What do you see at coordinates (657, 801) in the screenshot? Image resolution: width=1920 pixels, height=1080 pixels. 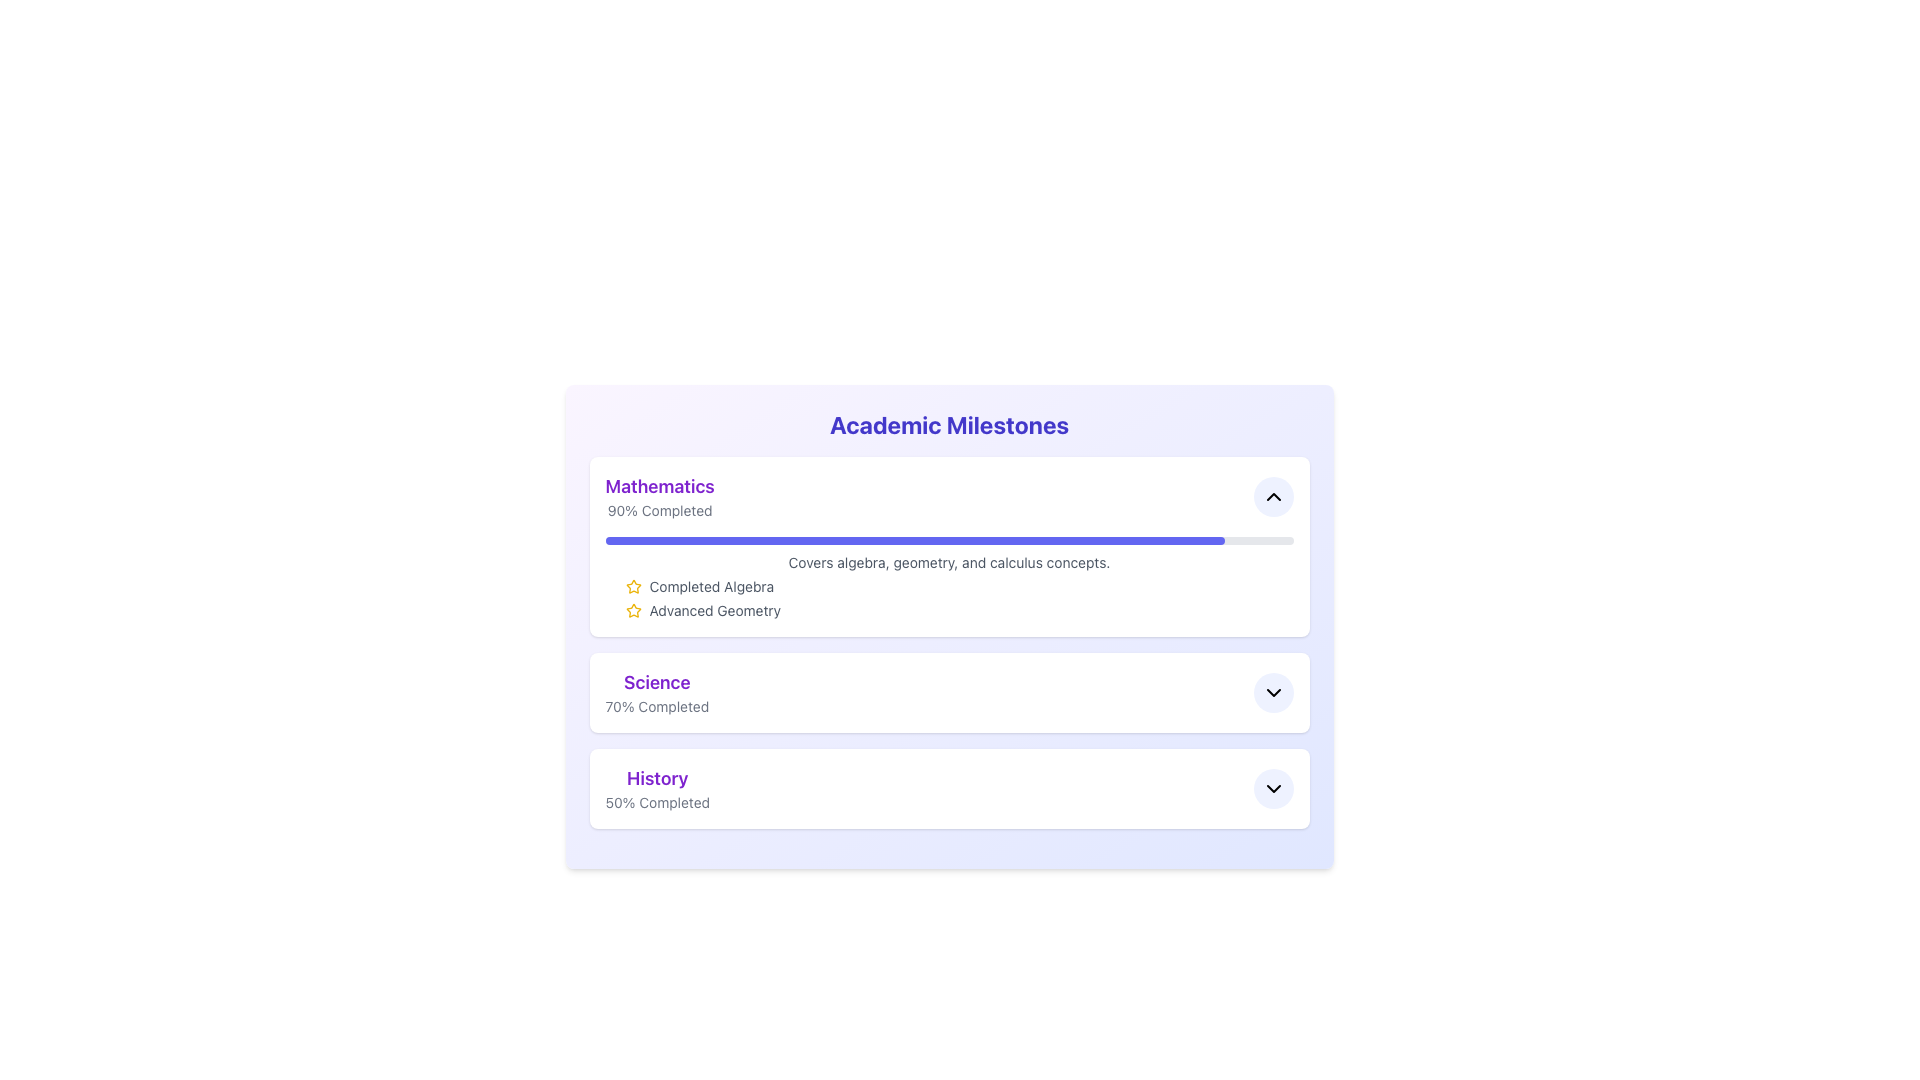 I see `the static text label that indicates the progress percentage for the 'History' section, which is located directly below the 'History' heading` at bounding box center [657, 801].